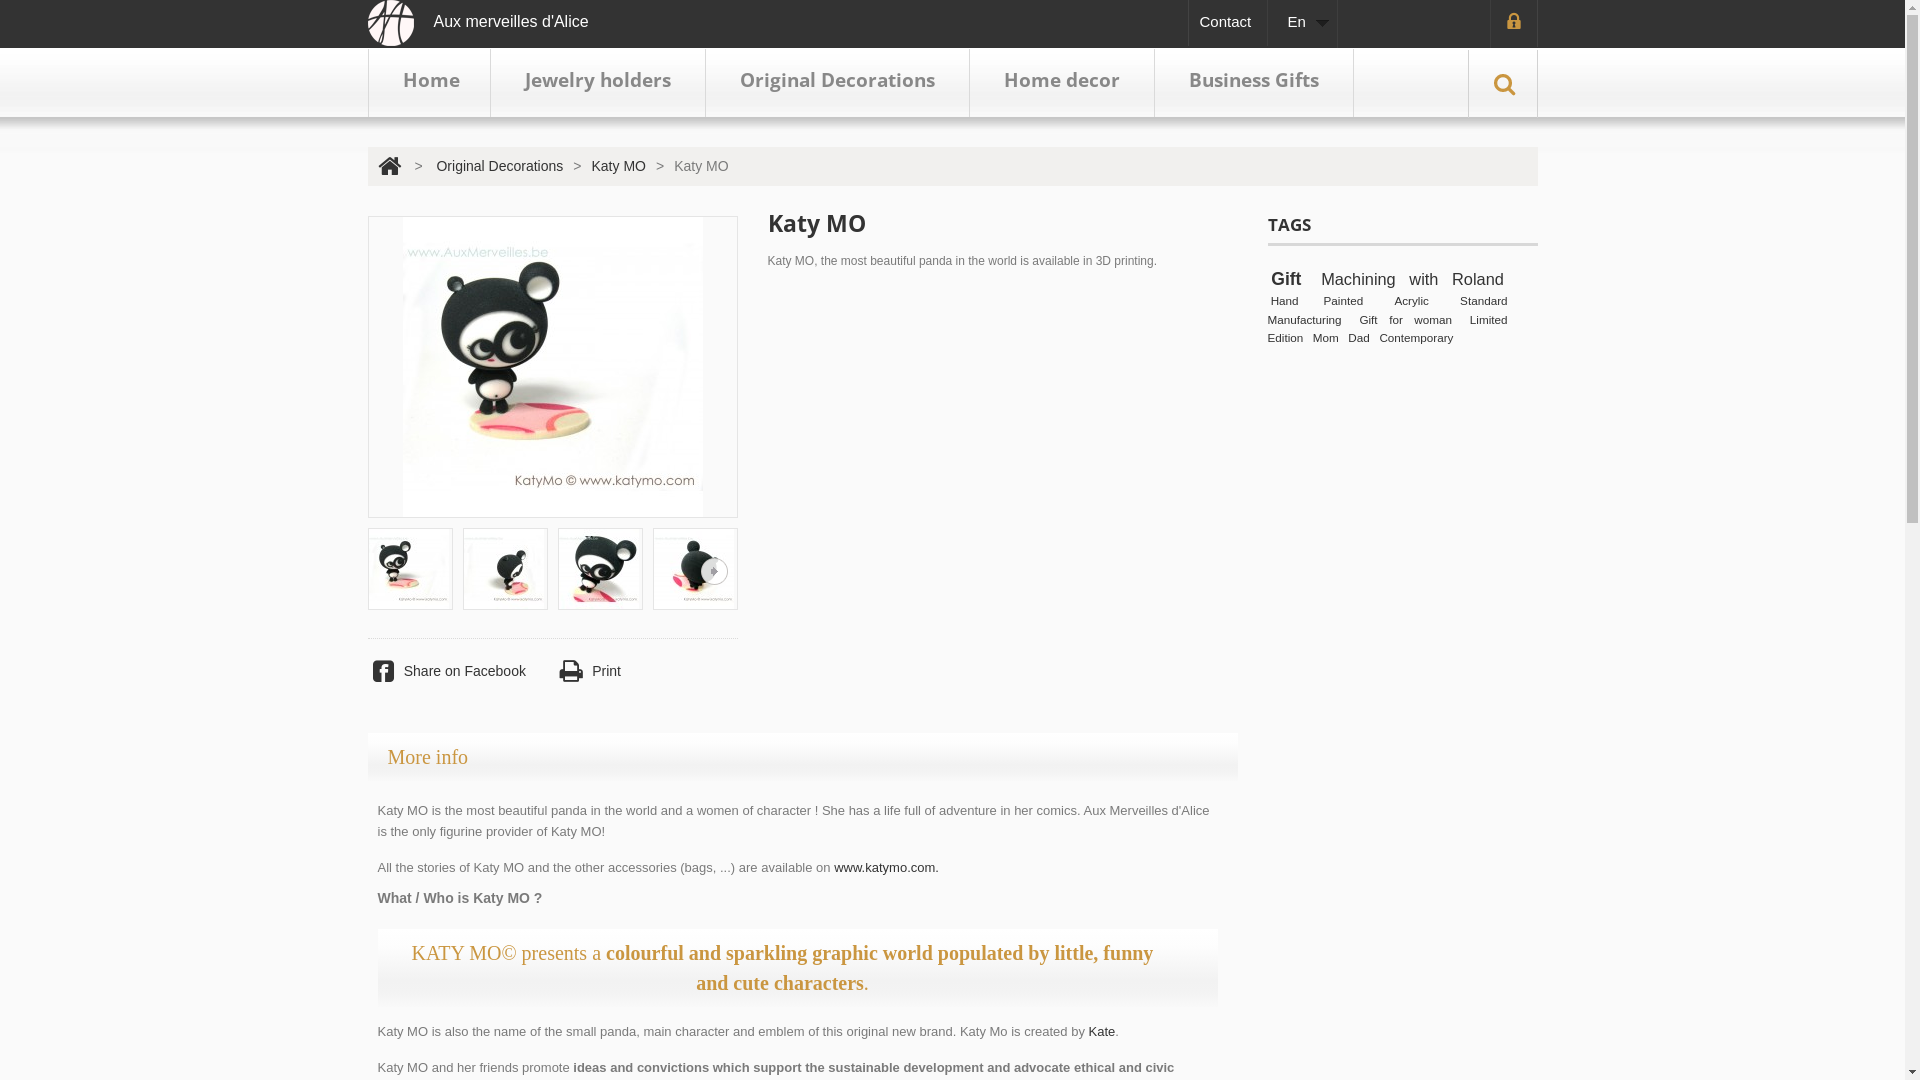 This screenshot has width=1920, height=1080. What do you see at coordinates (445, 671) in the screenshot?
I see `'Share on Facebook'` at bounding box center [445, 671].